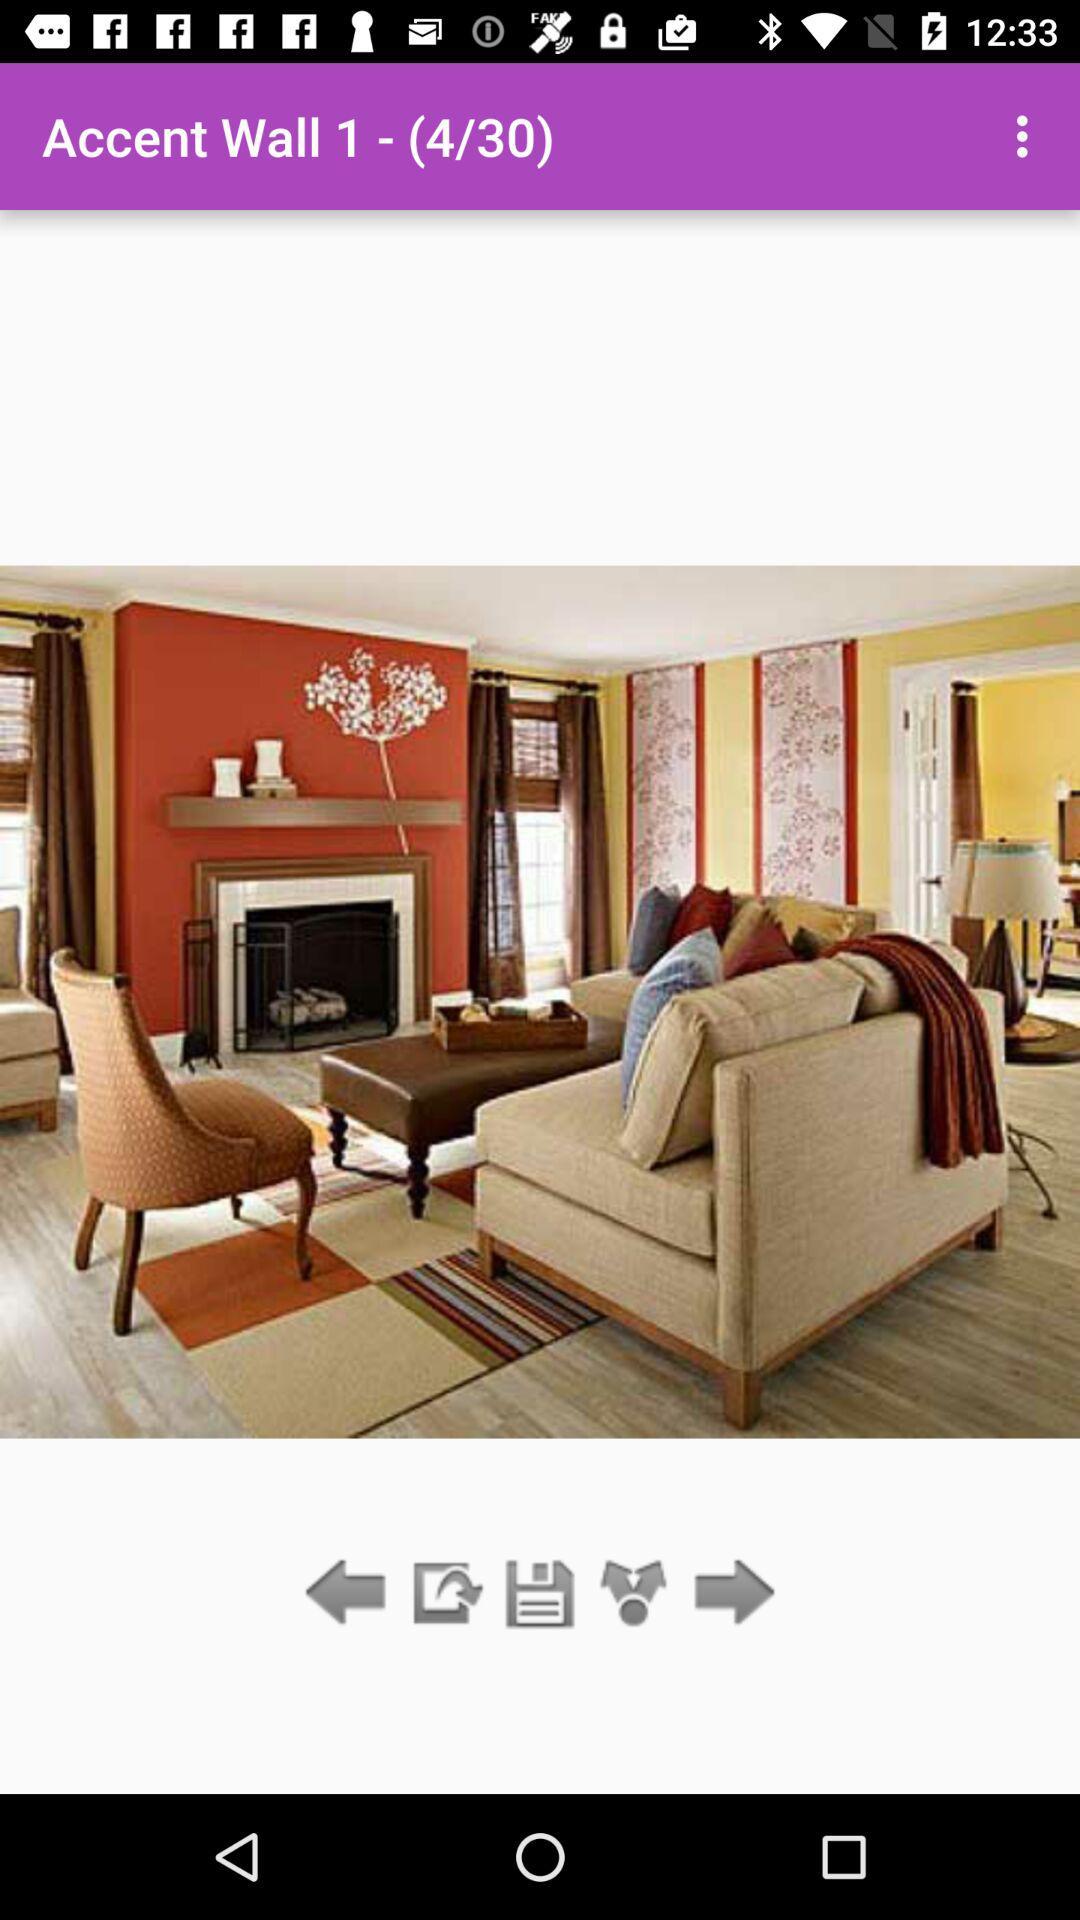 This screenshot has width=1080, height=1920. What do you see at coordinates (444, 1593) in the screenshot?
I see `copy` at bounding box center [444, 1593].